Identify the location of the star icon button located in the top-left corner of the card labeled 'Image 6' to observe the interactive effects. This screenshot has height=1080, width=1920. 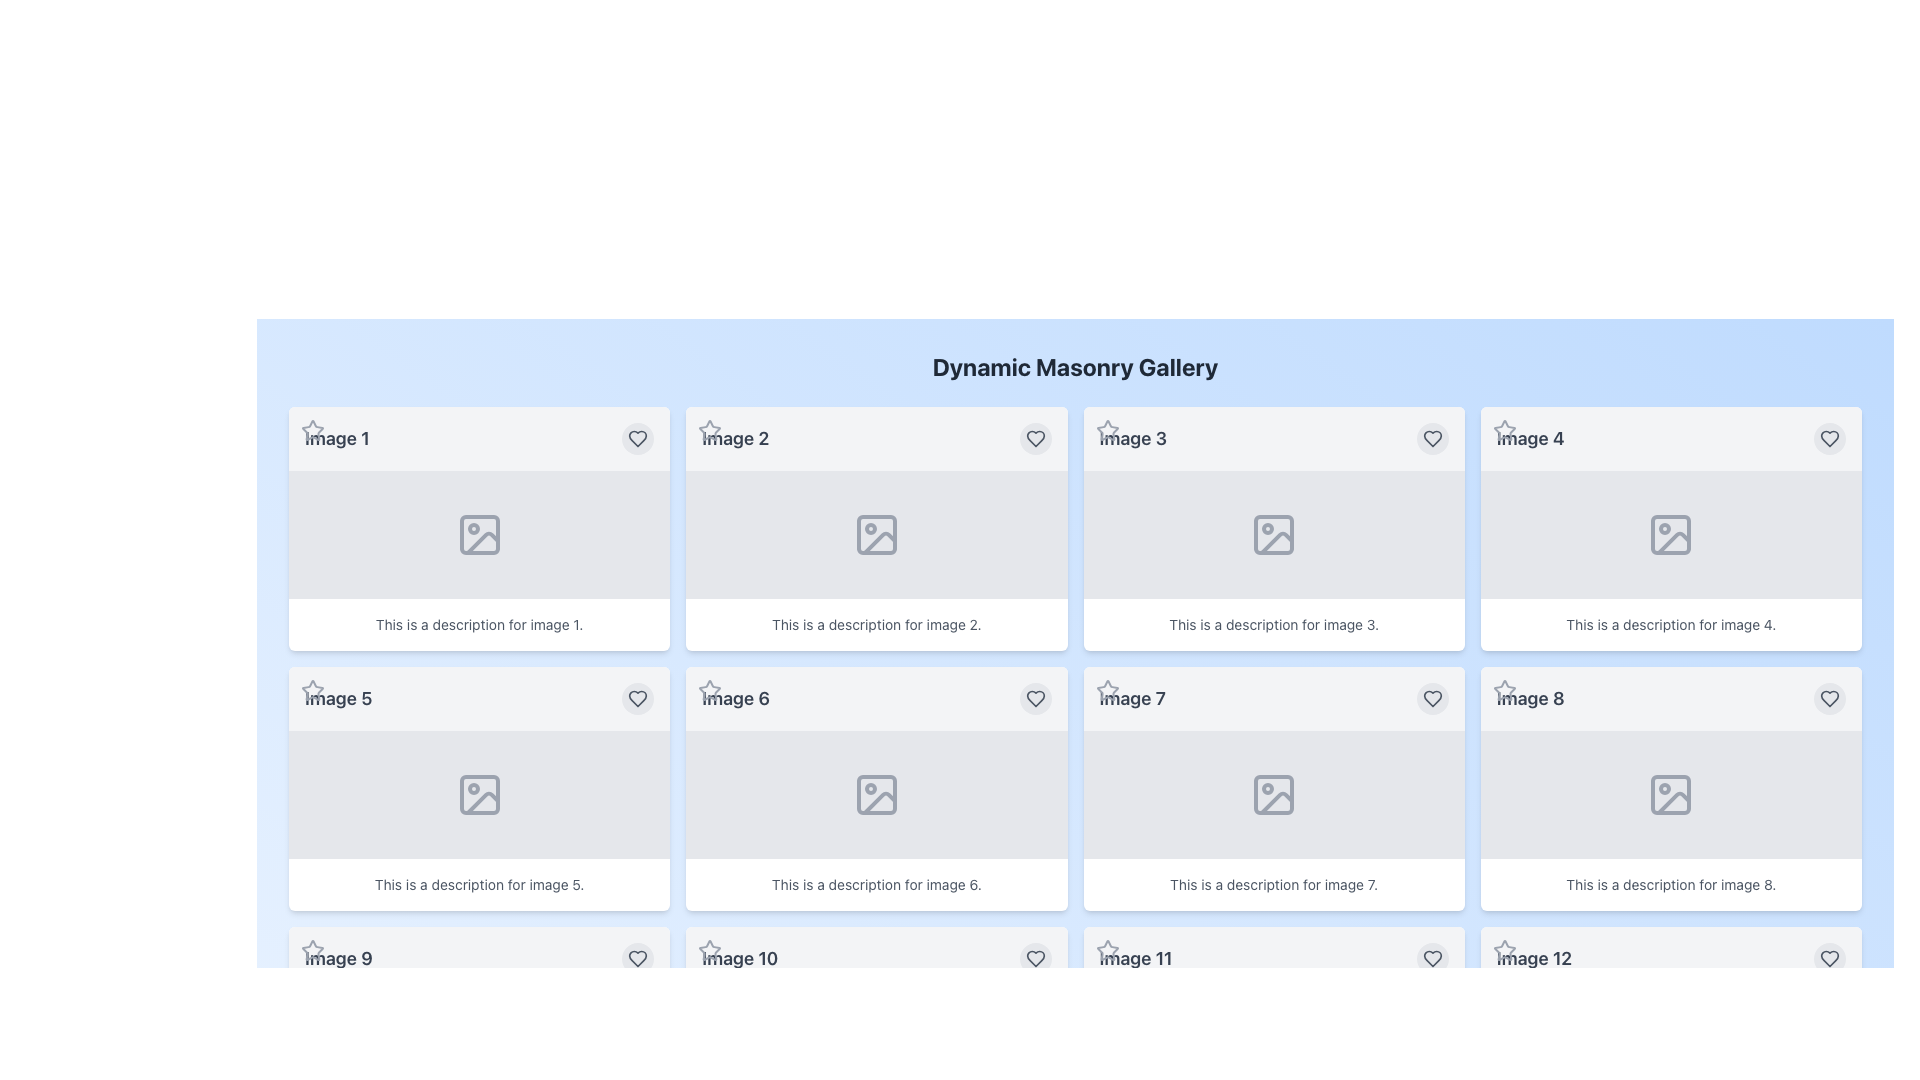
(710, 689).